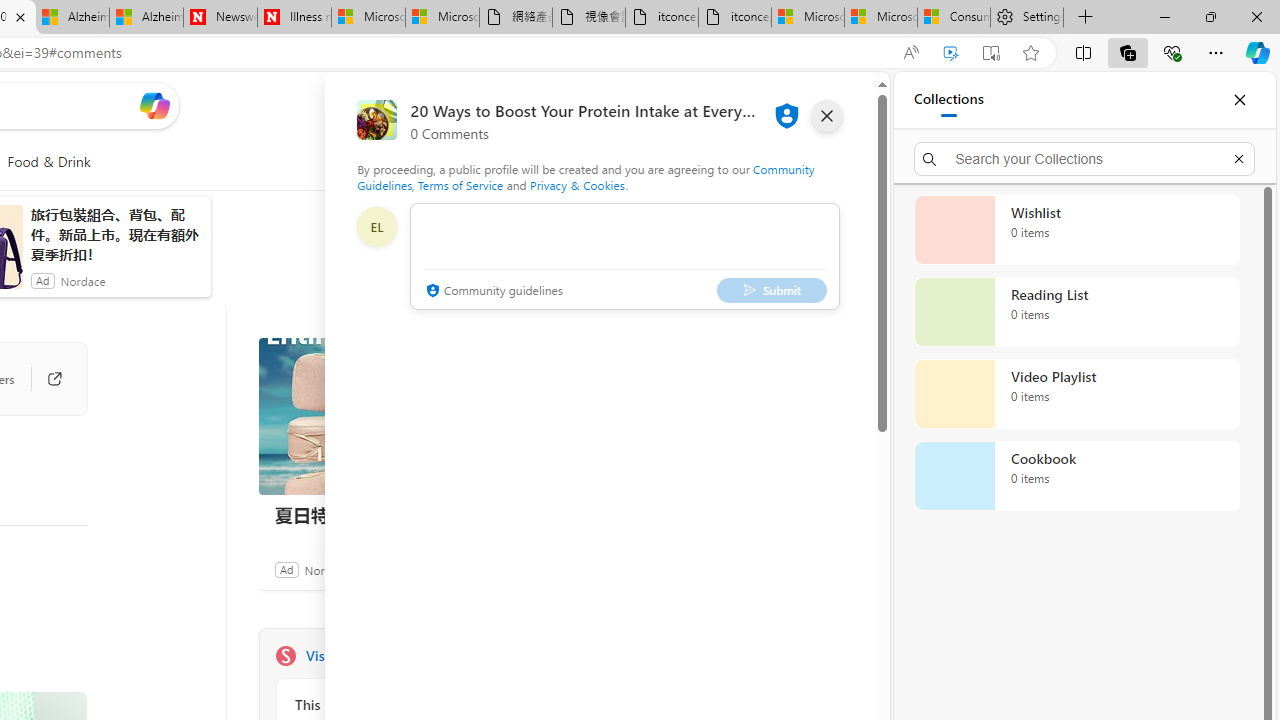 The image size is (1280, 720). Describe the element at coordinates (827, 115) in the screenshot. I see `'close'` at that location.